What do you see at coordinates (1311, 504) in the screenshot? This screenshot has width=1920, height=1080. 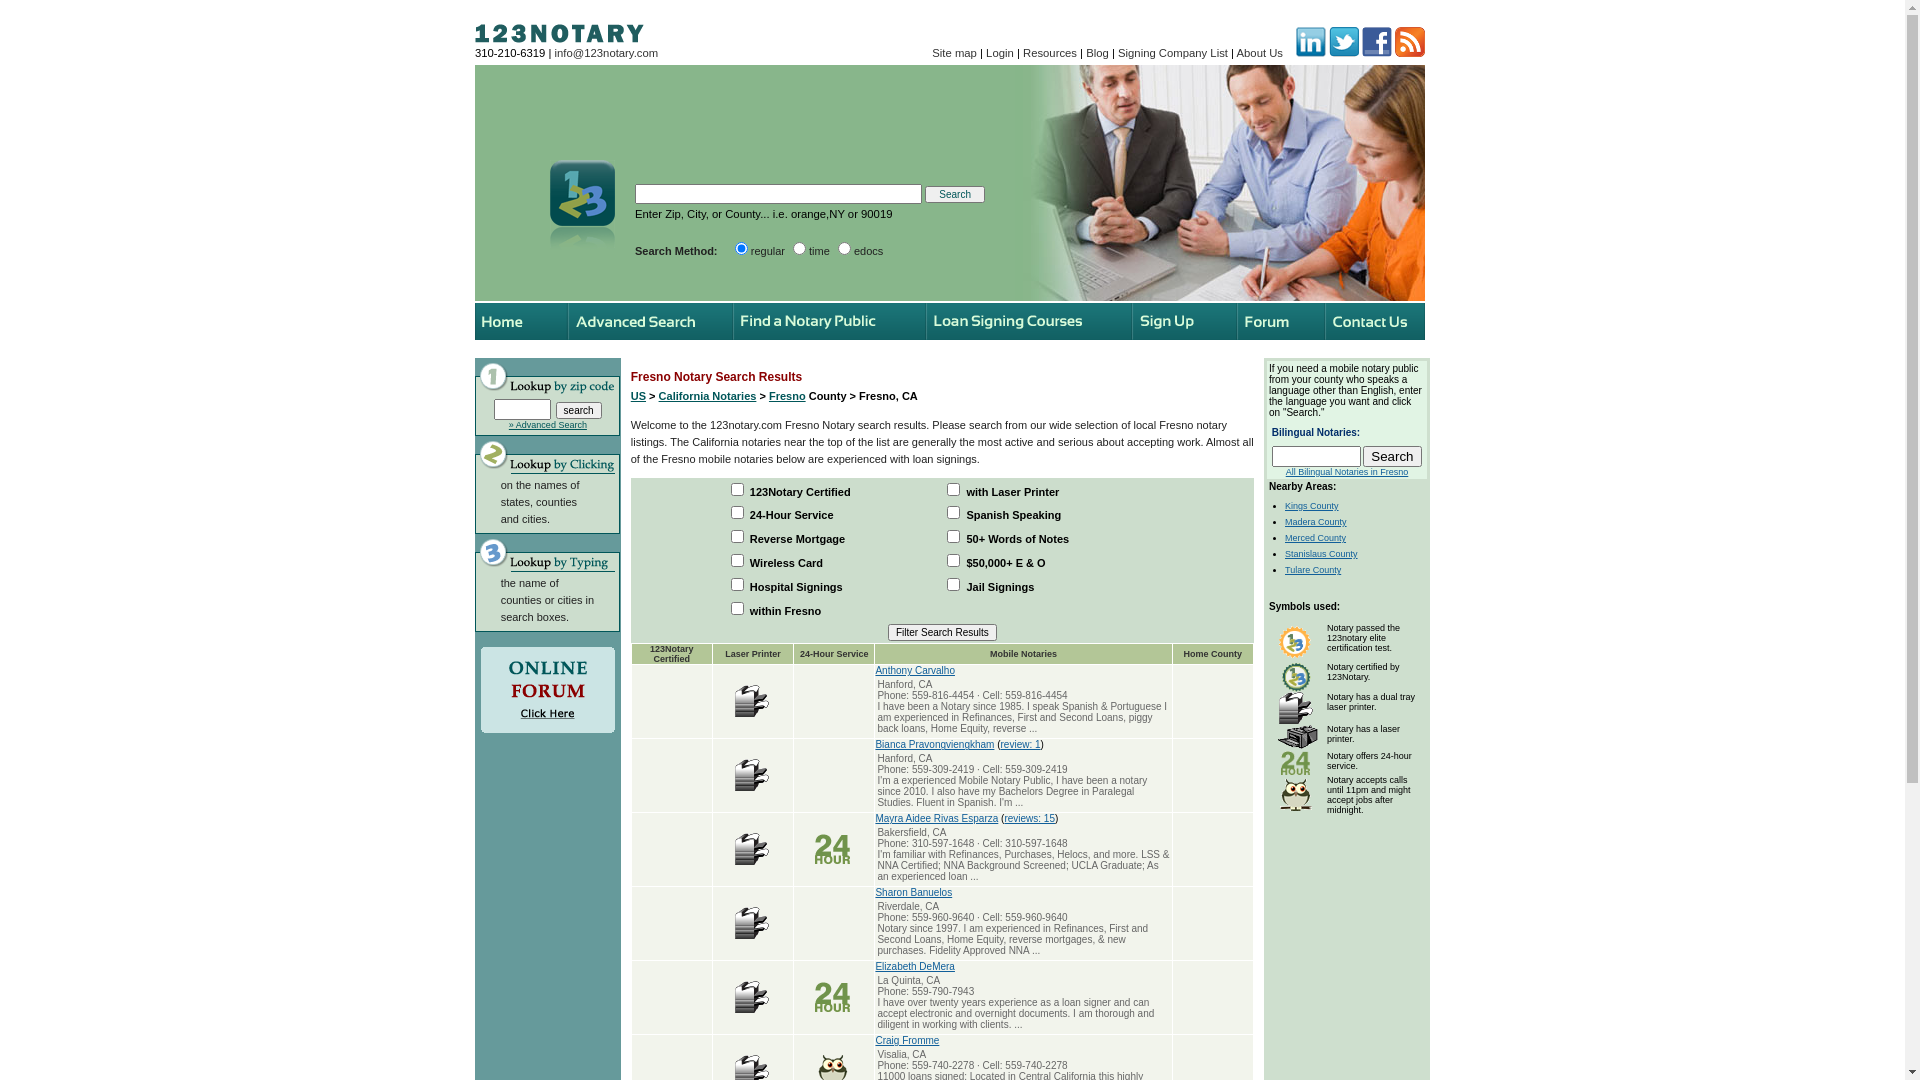 I see `'Kings County'` at bounding box center [1311, 504].